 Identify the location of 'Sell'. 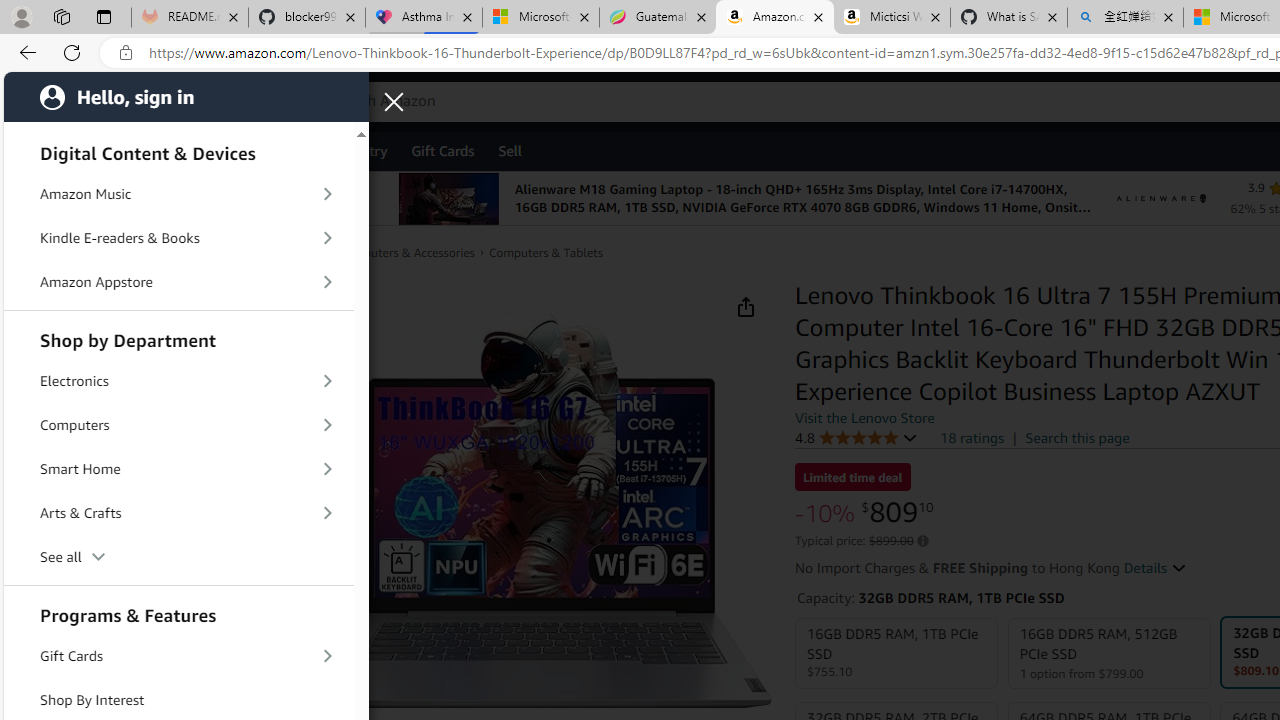
(510, 149).